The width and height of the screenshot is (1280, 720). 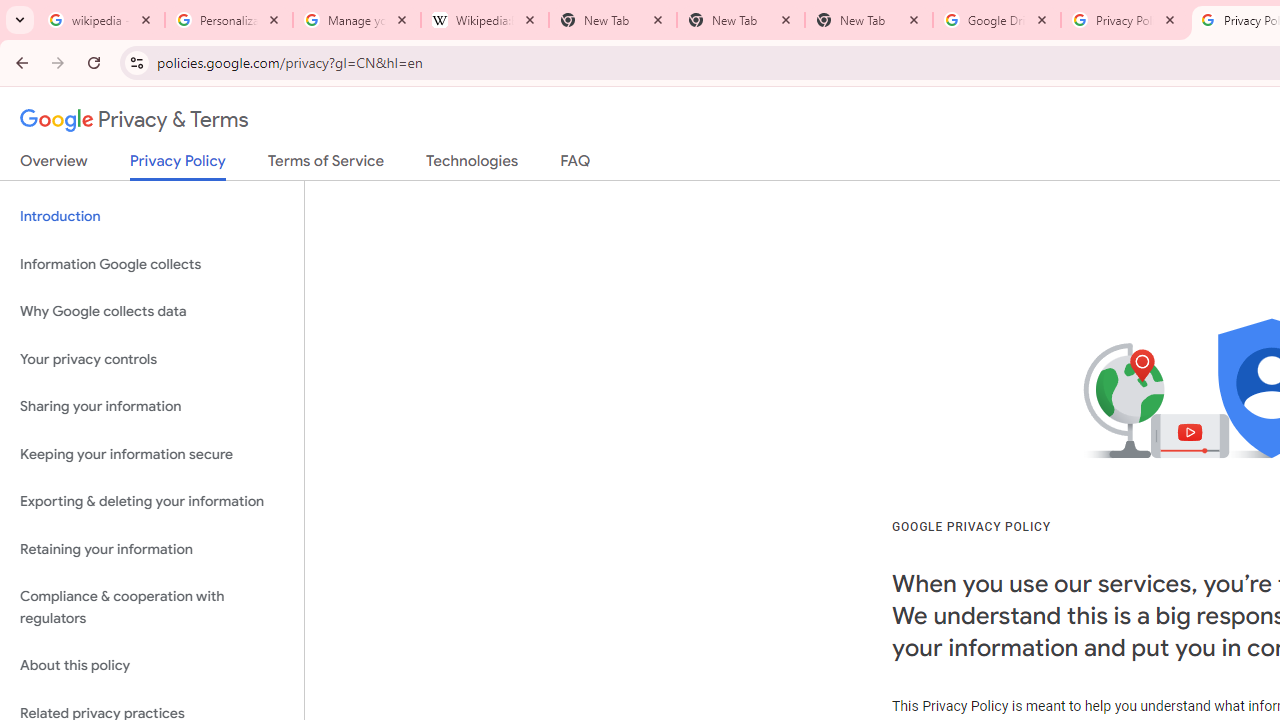 What do you see at coordinates (151, 454) in the screenshot?
I see `'Keeping your information secure'` at bounding box center [151, 454].